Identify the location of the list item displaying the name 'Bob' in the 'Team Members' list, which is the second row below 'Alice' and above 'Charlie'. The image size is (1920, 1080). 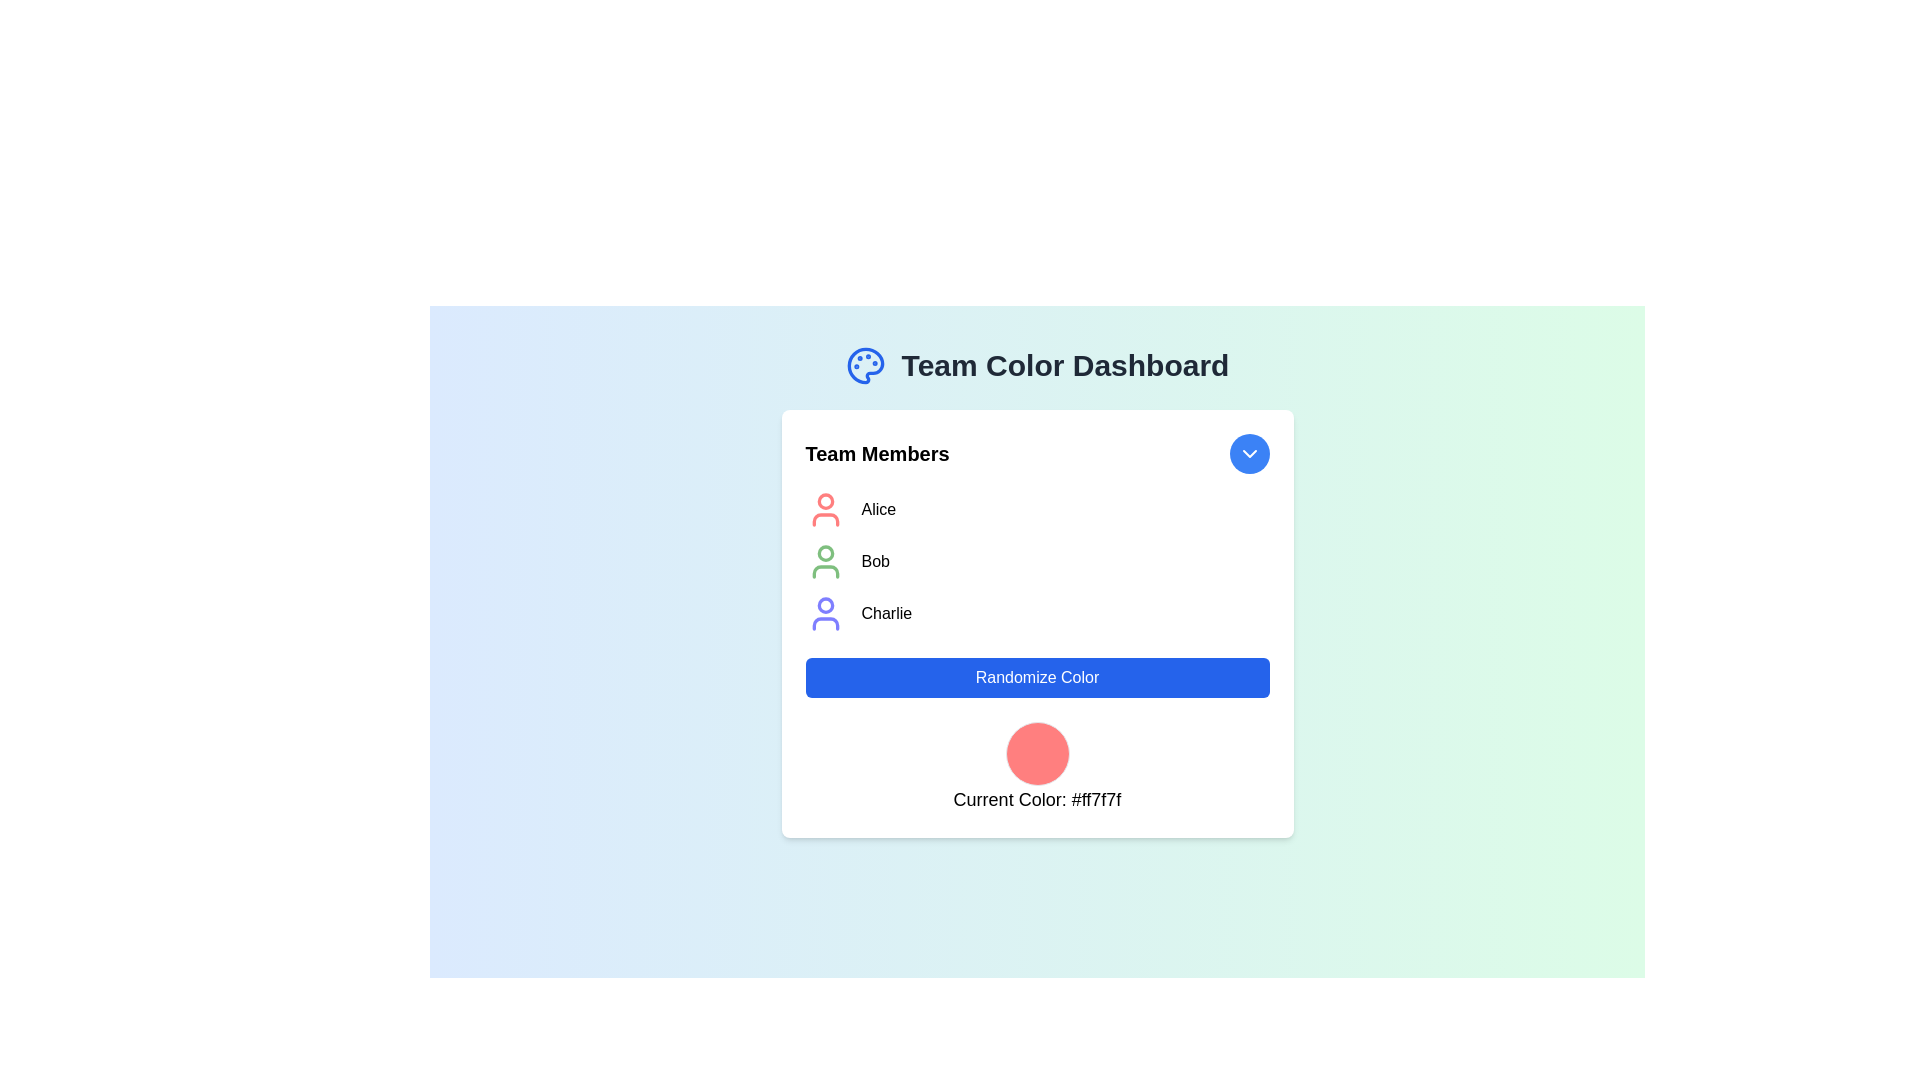
(1037, 562).